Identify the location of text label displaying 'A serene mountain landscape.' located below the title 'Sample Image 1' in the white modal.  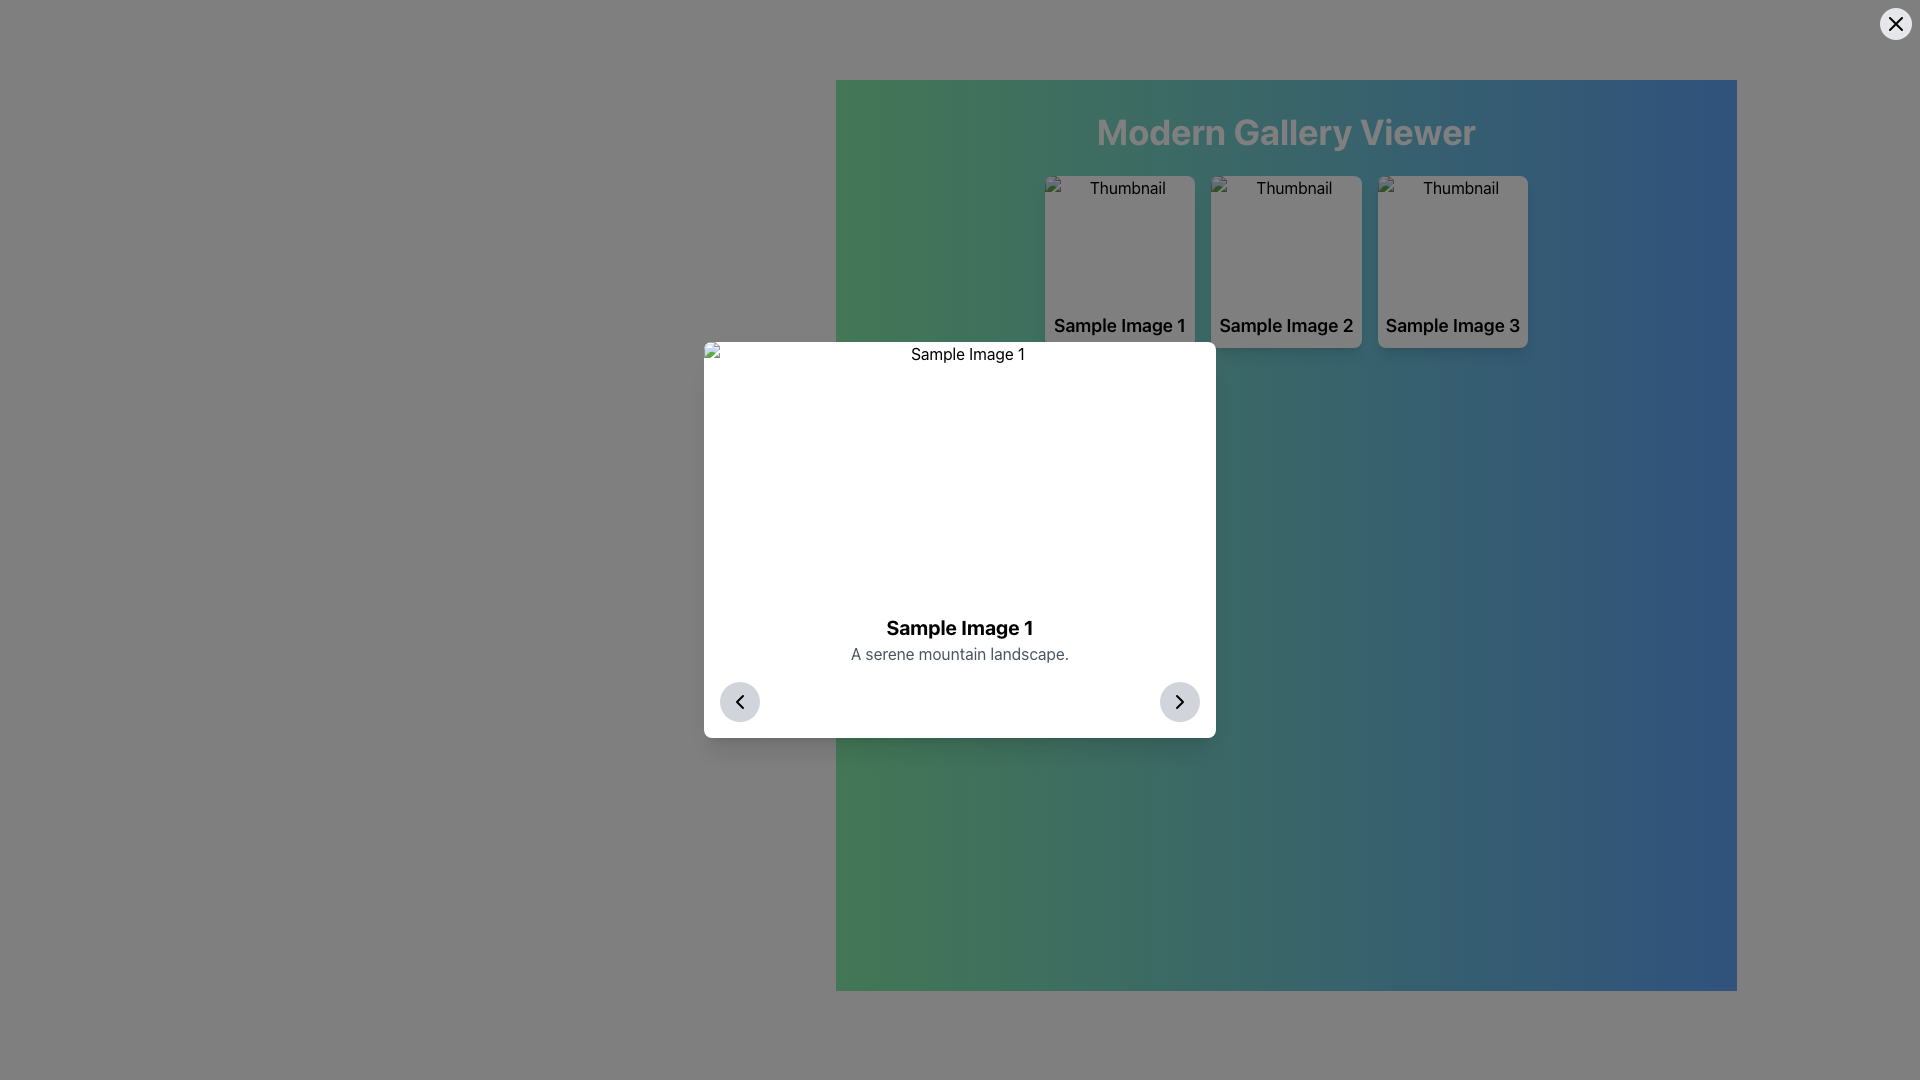
(960, 654).